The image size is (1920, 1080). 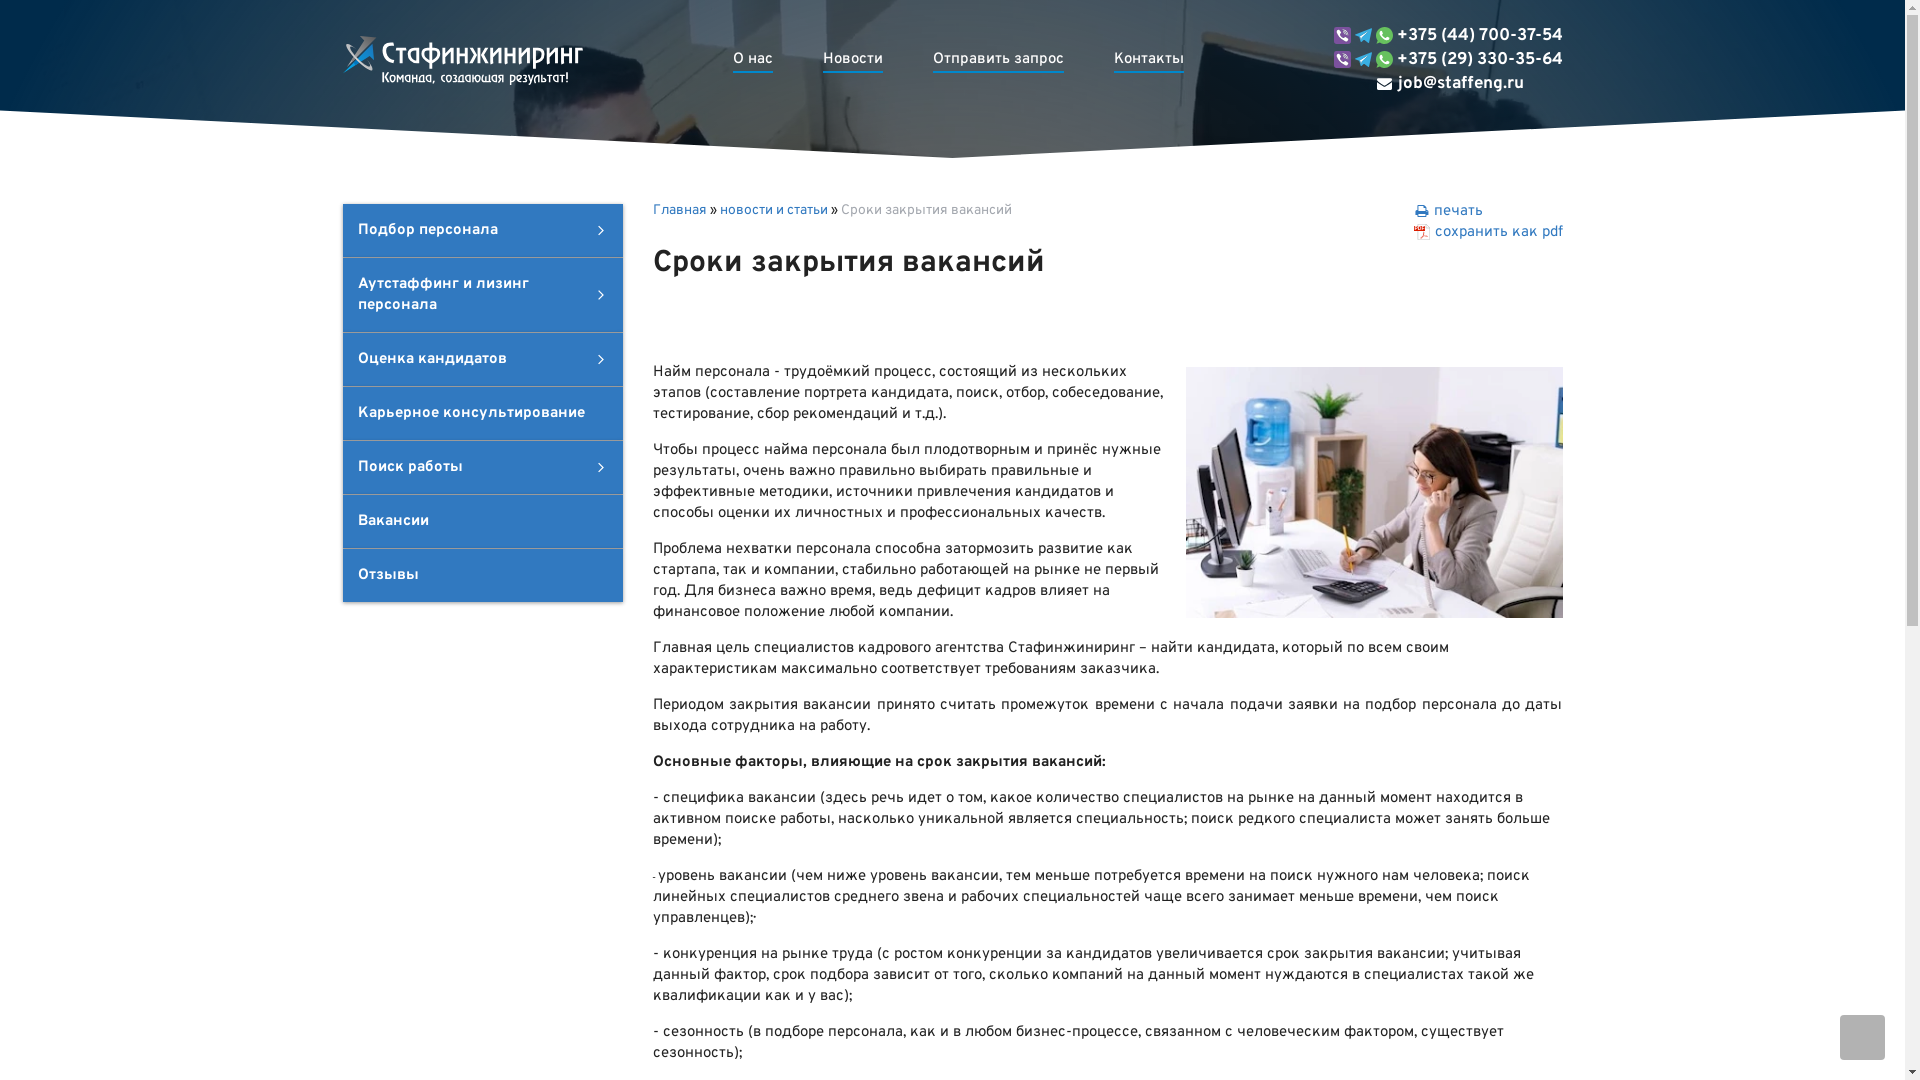 What do you see at coordinates (1448, 59) in the screenshot?
I see `'+375 (29) 330-35-64'` at bounding box center [1448, 59].